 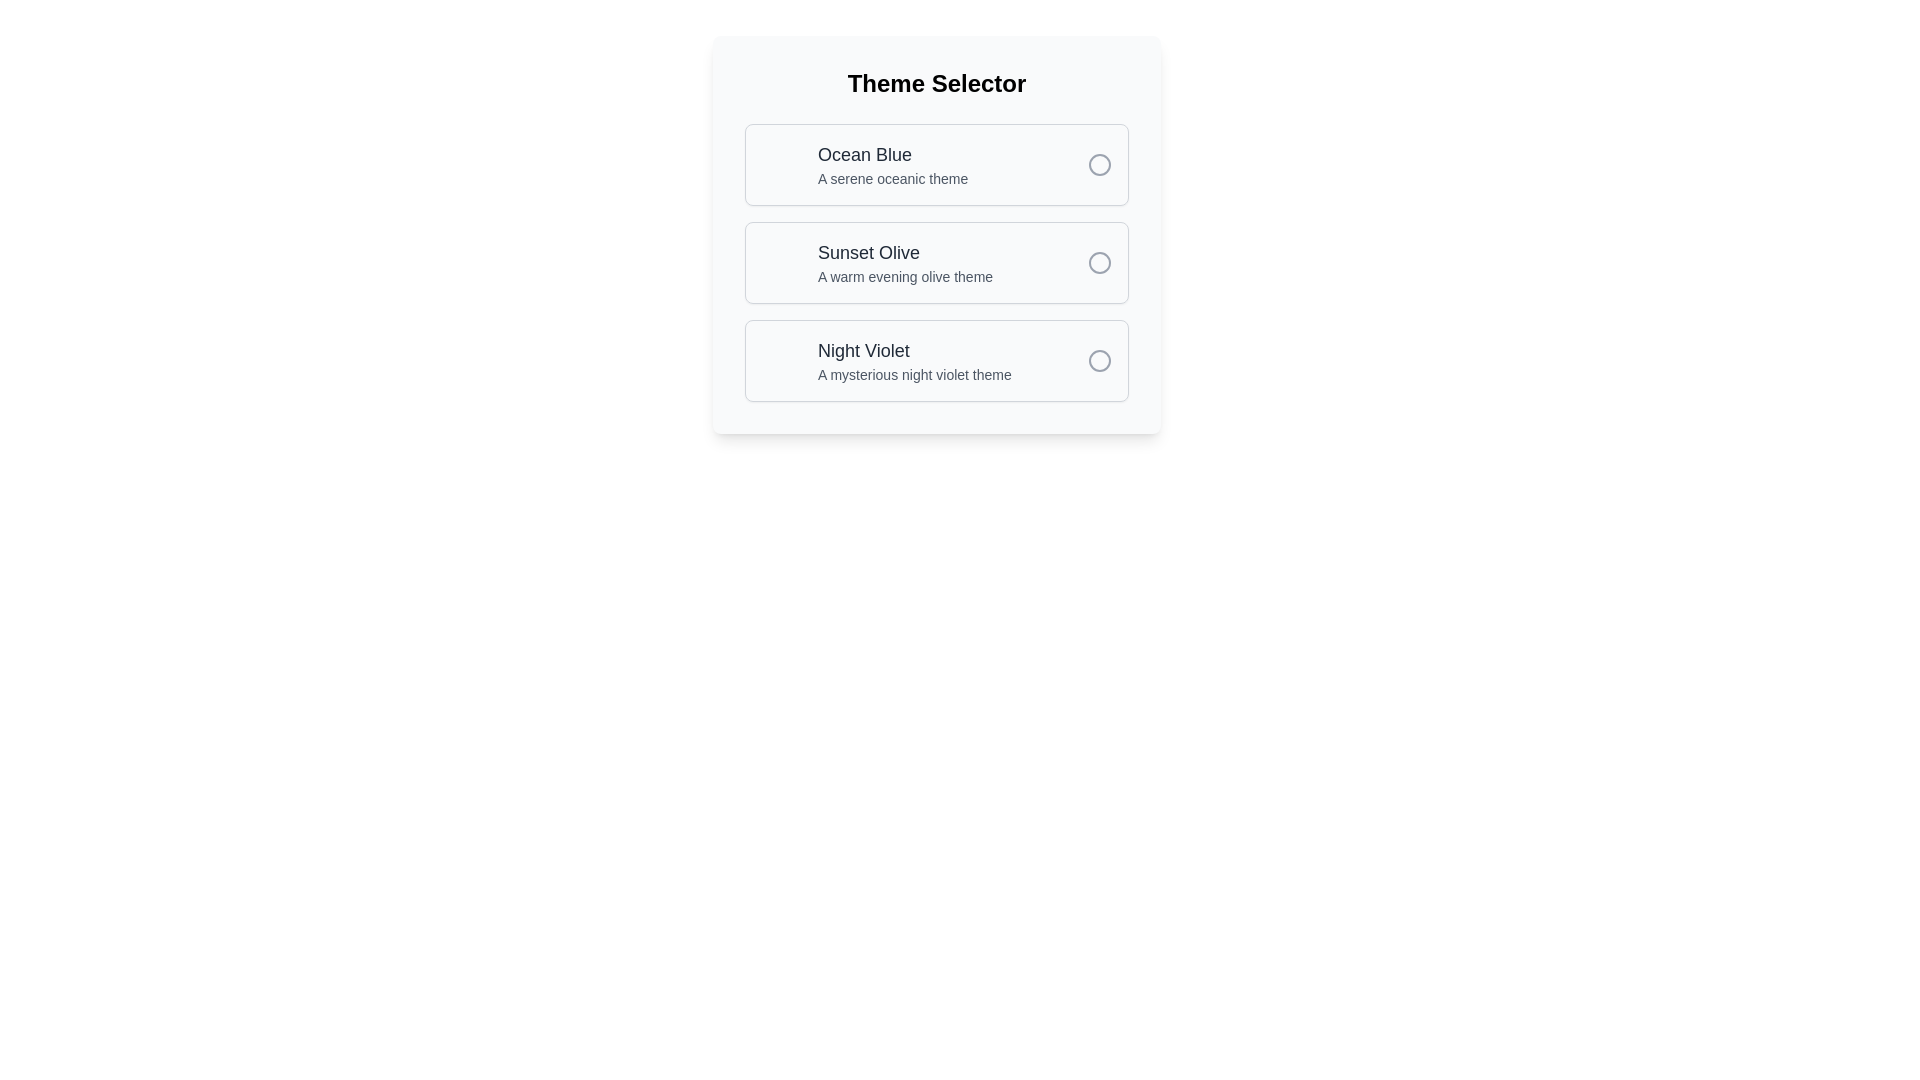 What do you see at coordinates (935, 164) in the screenshot?
I see `the selectable card with the radio button` at bounding box center [935, 164].